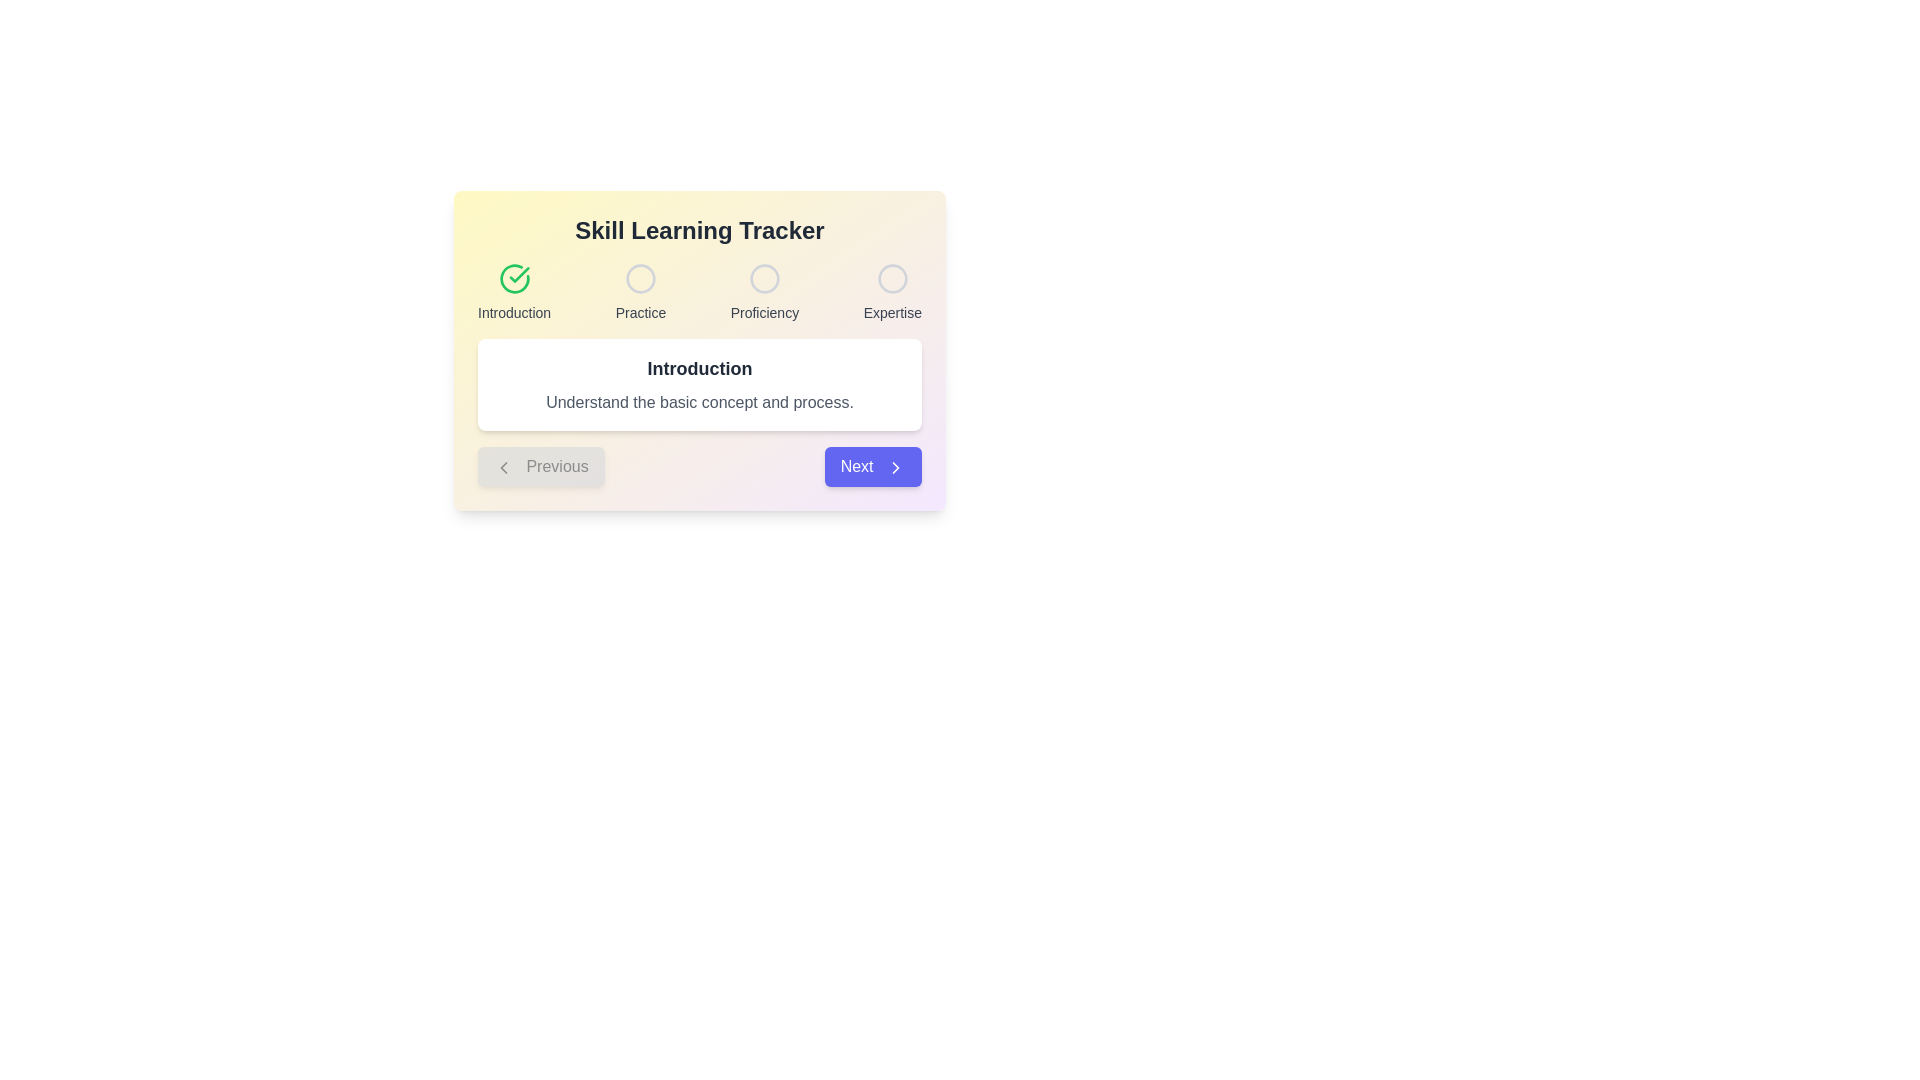 This screenshot has width=1920, height=1080. I want to click on the Progress indicator, which is a circular icon with a gray outline located under the label 'Proficiency', so click(763, 278).